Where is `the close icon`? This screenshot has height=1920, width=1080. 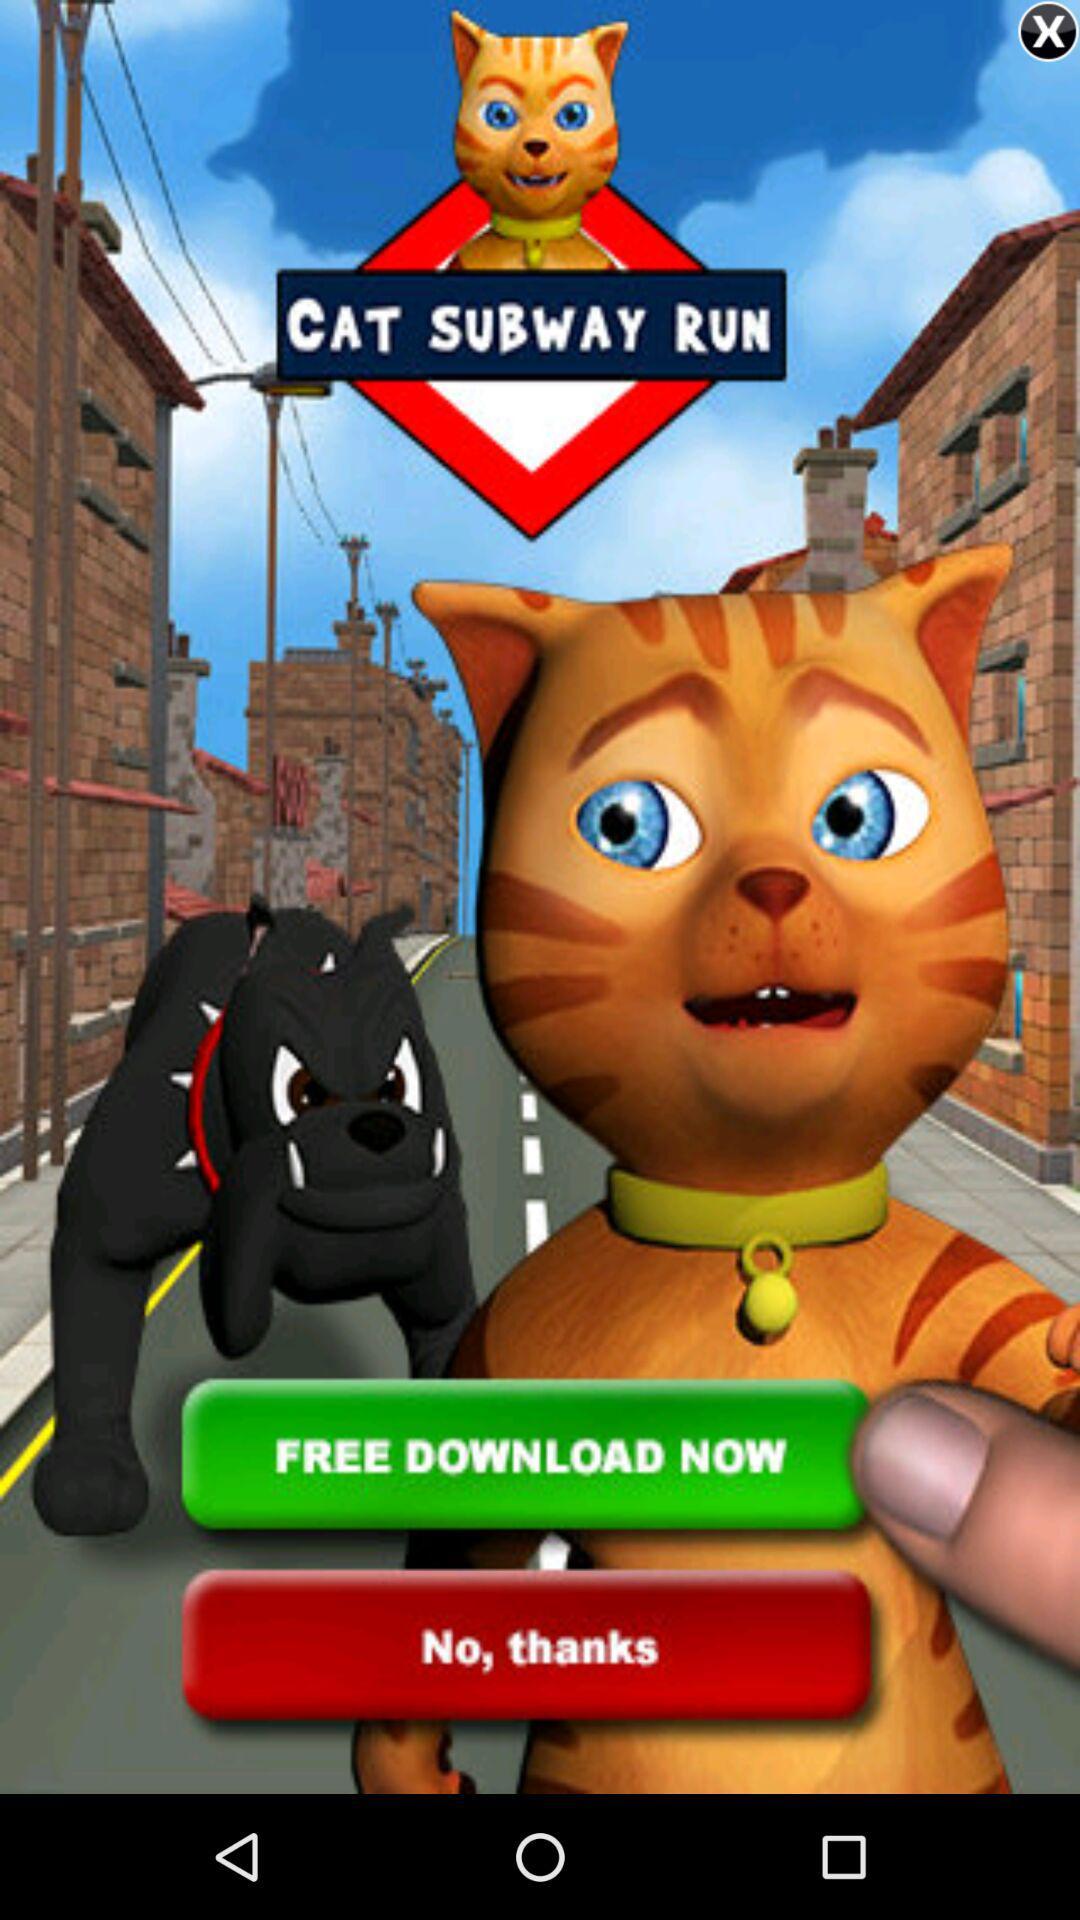
the close icon is located at coordinates (1047, 33).